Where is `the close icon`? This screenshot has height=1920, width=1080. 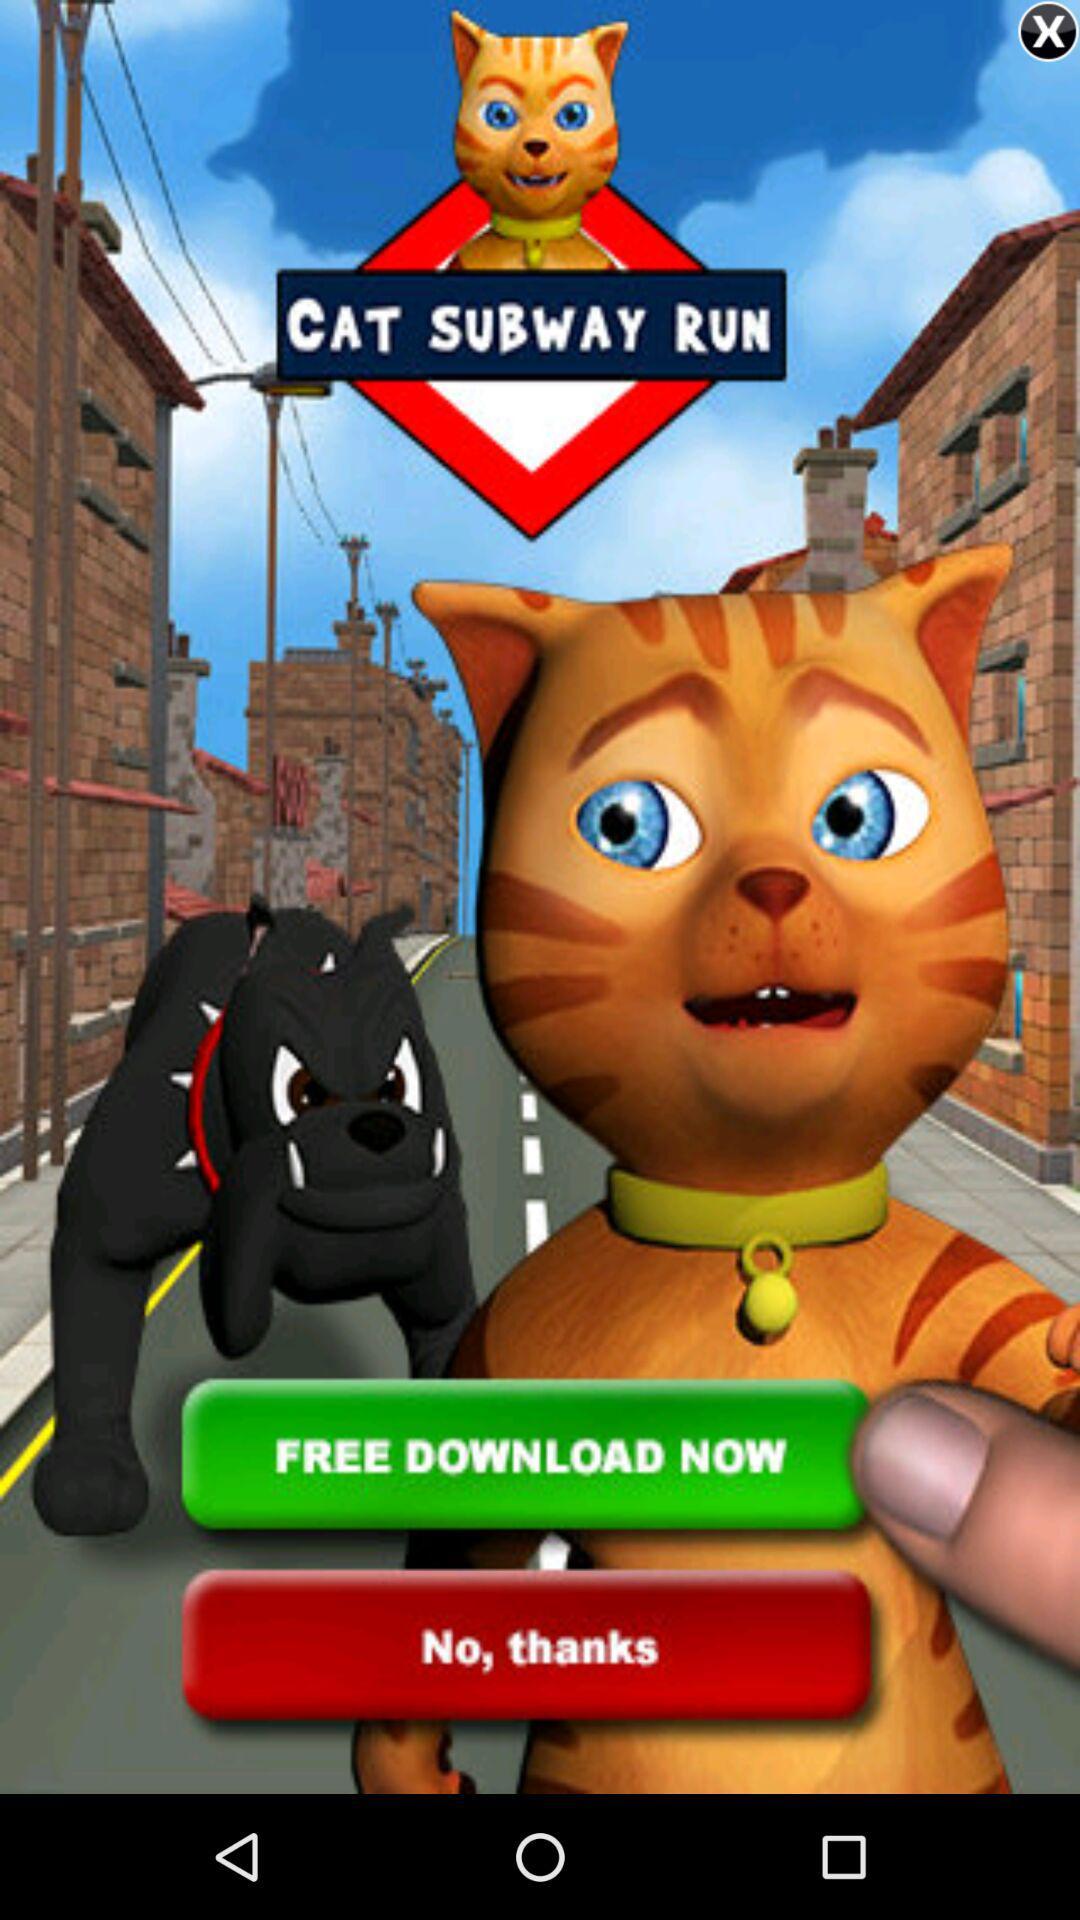
the close icon is located at coordinates (1047, 33).